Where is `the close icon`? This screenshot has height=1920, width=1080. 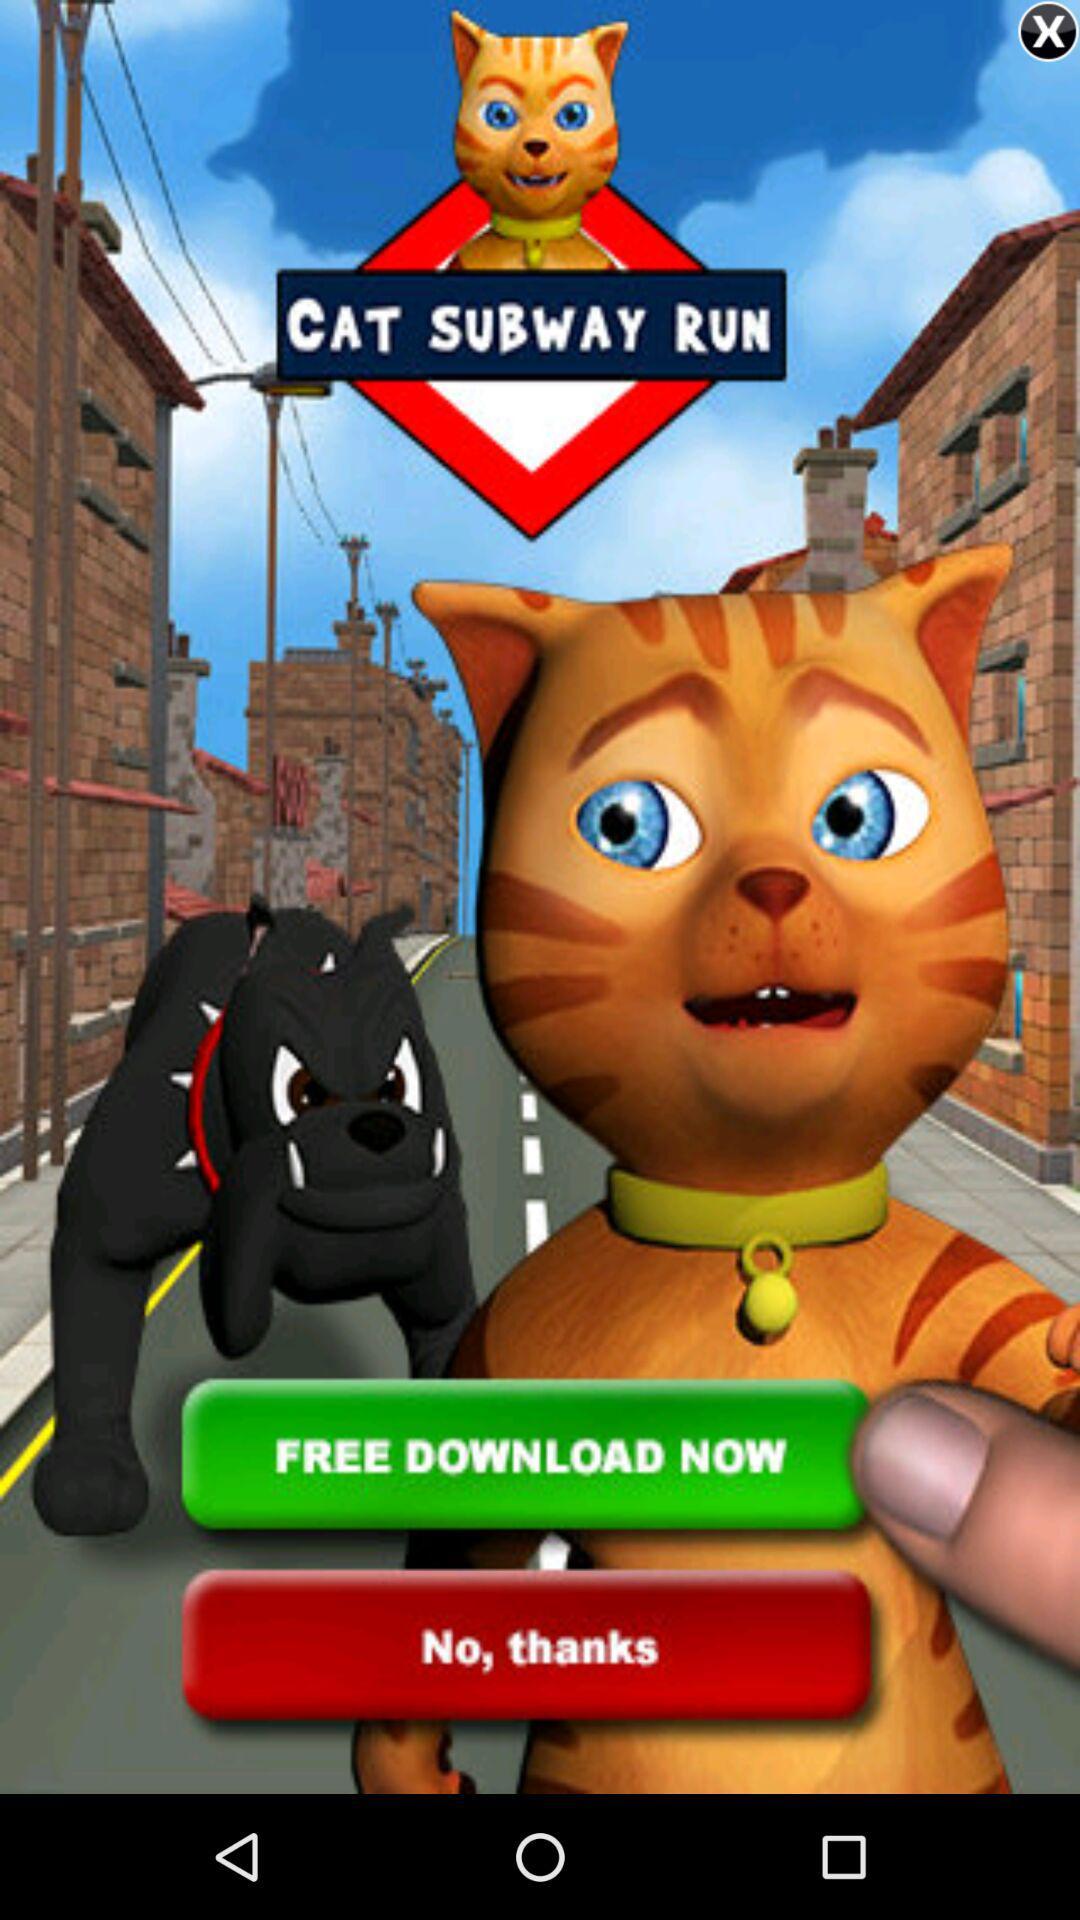
the close icon is located at coordinates (1047, 33).